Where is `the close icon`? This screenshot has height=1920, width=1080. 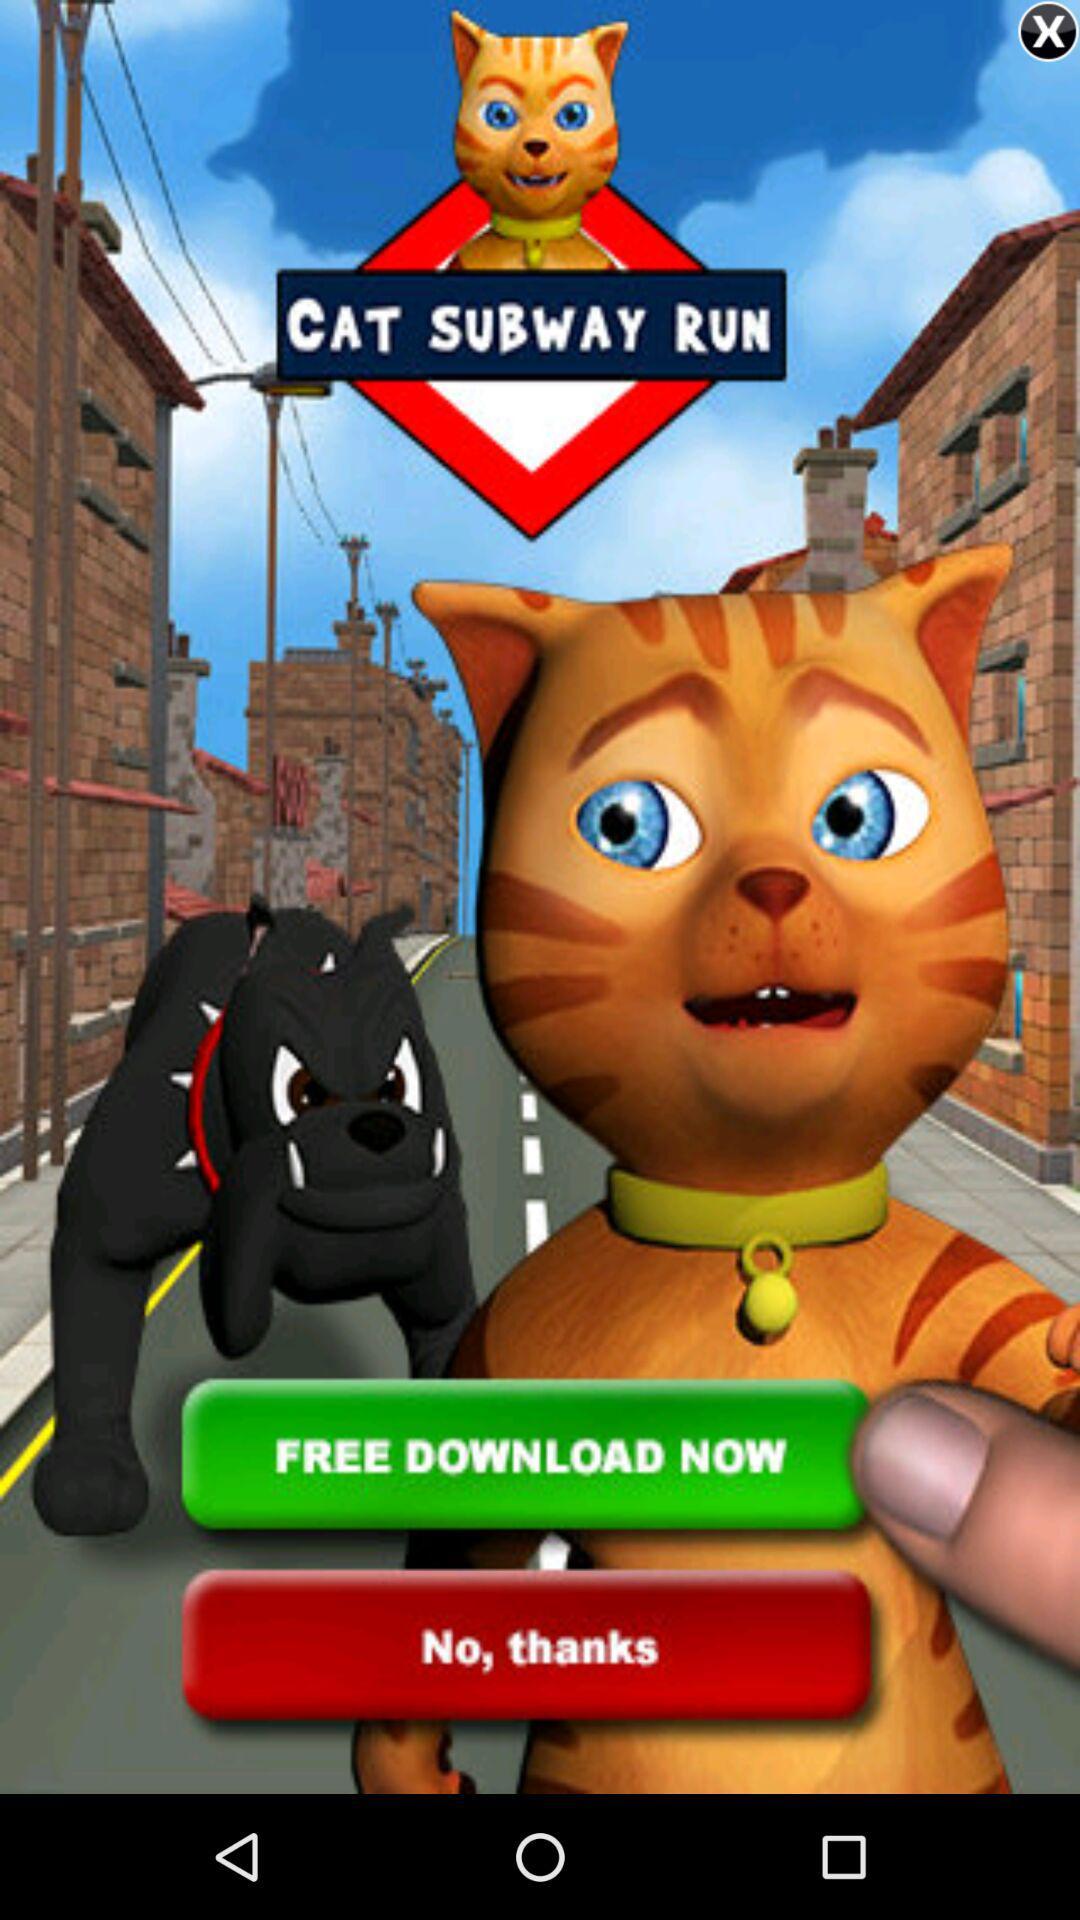
the close icon is located at coordinates (1047, 33).